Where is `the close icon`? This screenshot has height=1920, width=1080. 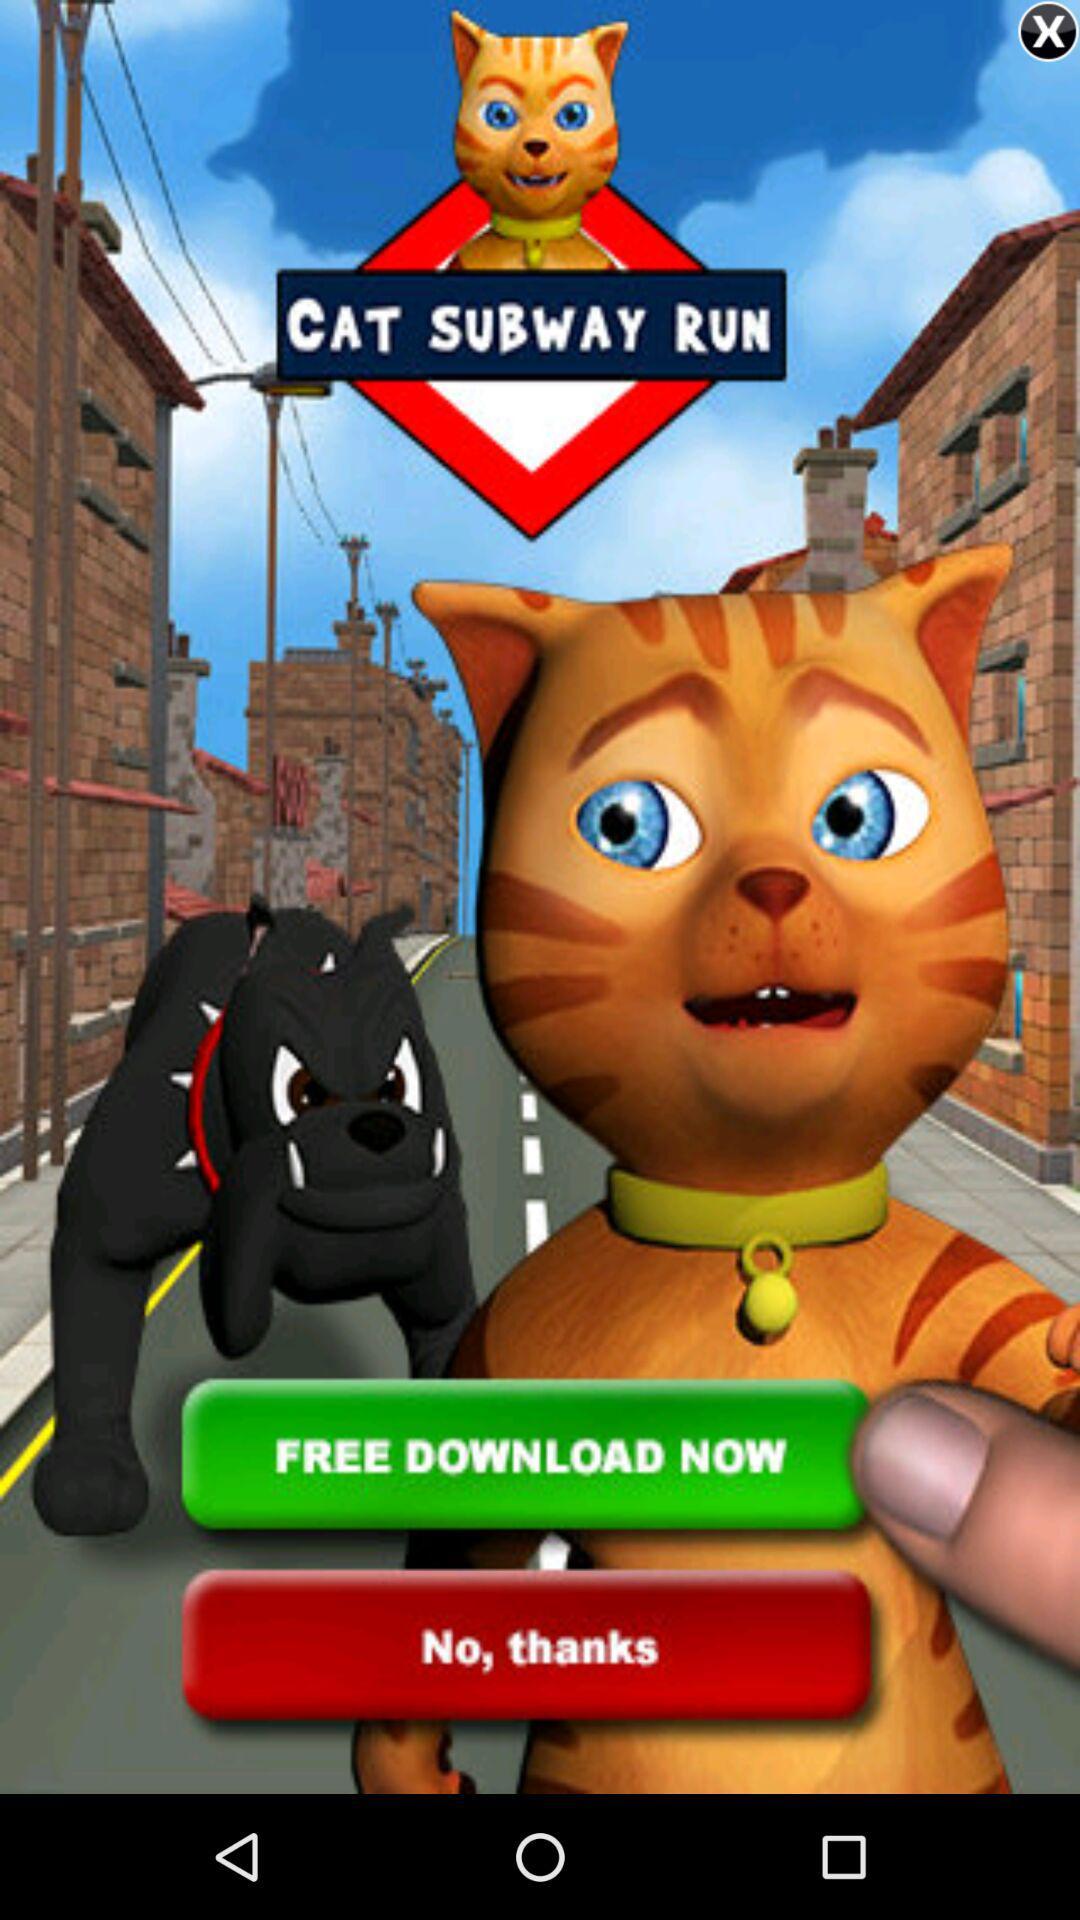
the close icon is located at coordinates (1047, 33).